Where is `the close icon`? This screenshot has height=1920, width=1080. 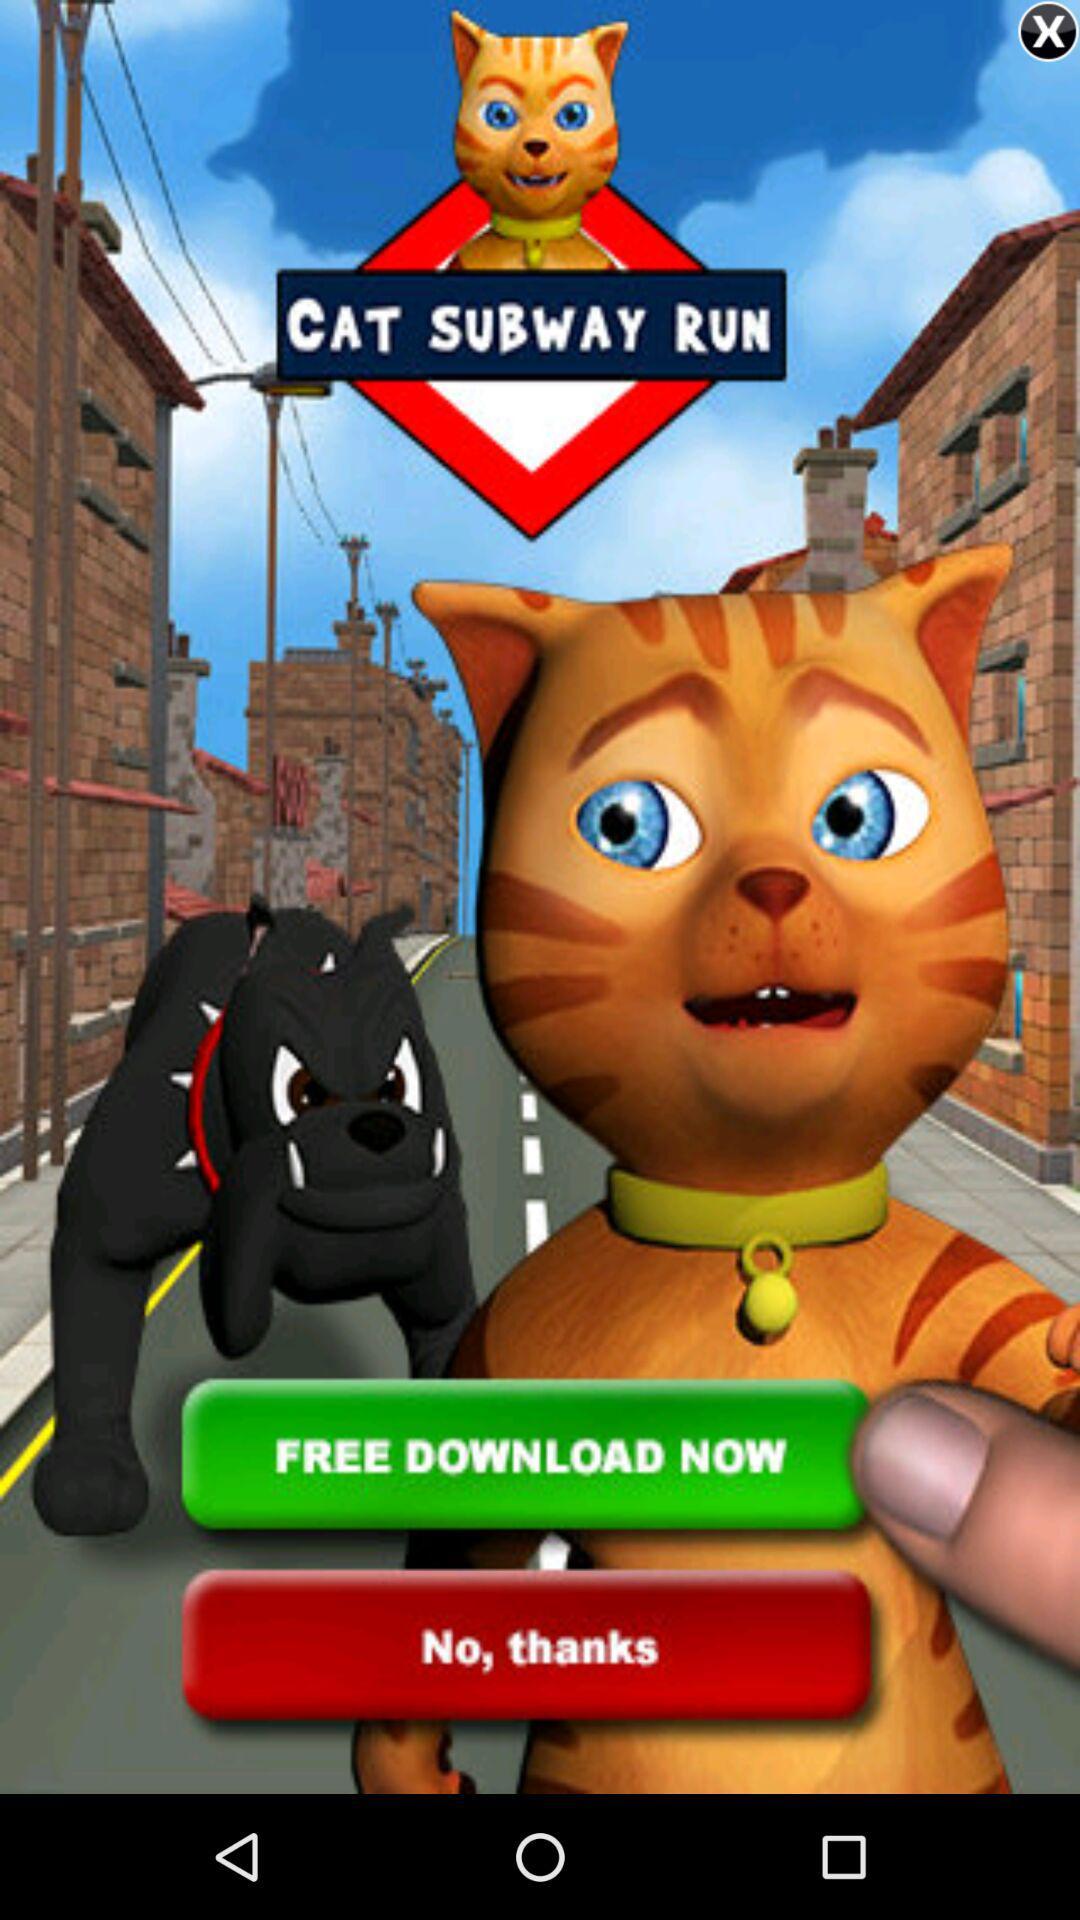
the close icon is located at coordinates (1047, 33).